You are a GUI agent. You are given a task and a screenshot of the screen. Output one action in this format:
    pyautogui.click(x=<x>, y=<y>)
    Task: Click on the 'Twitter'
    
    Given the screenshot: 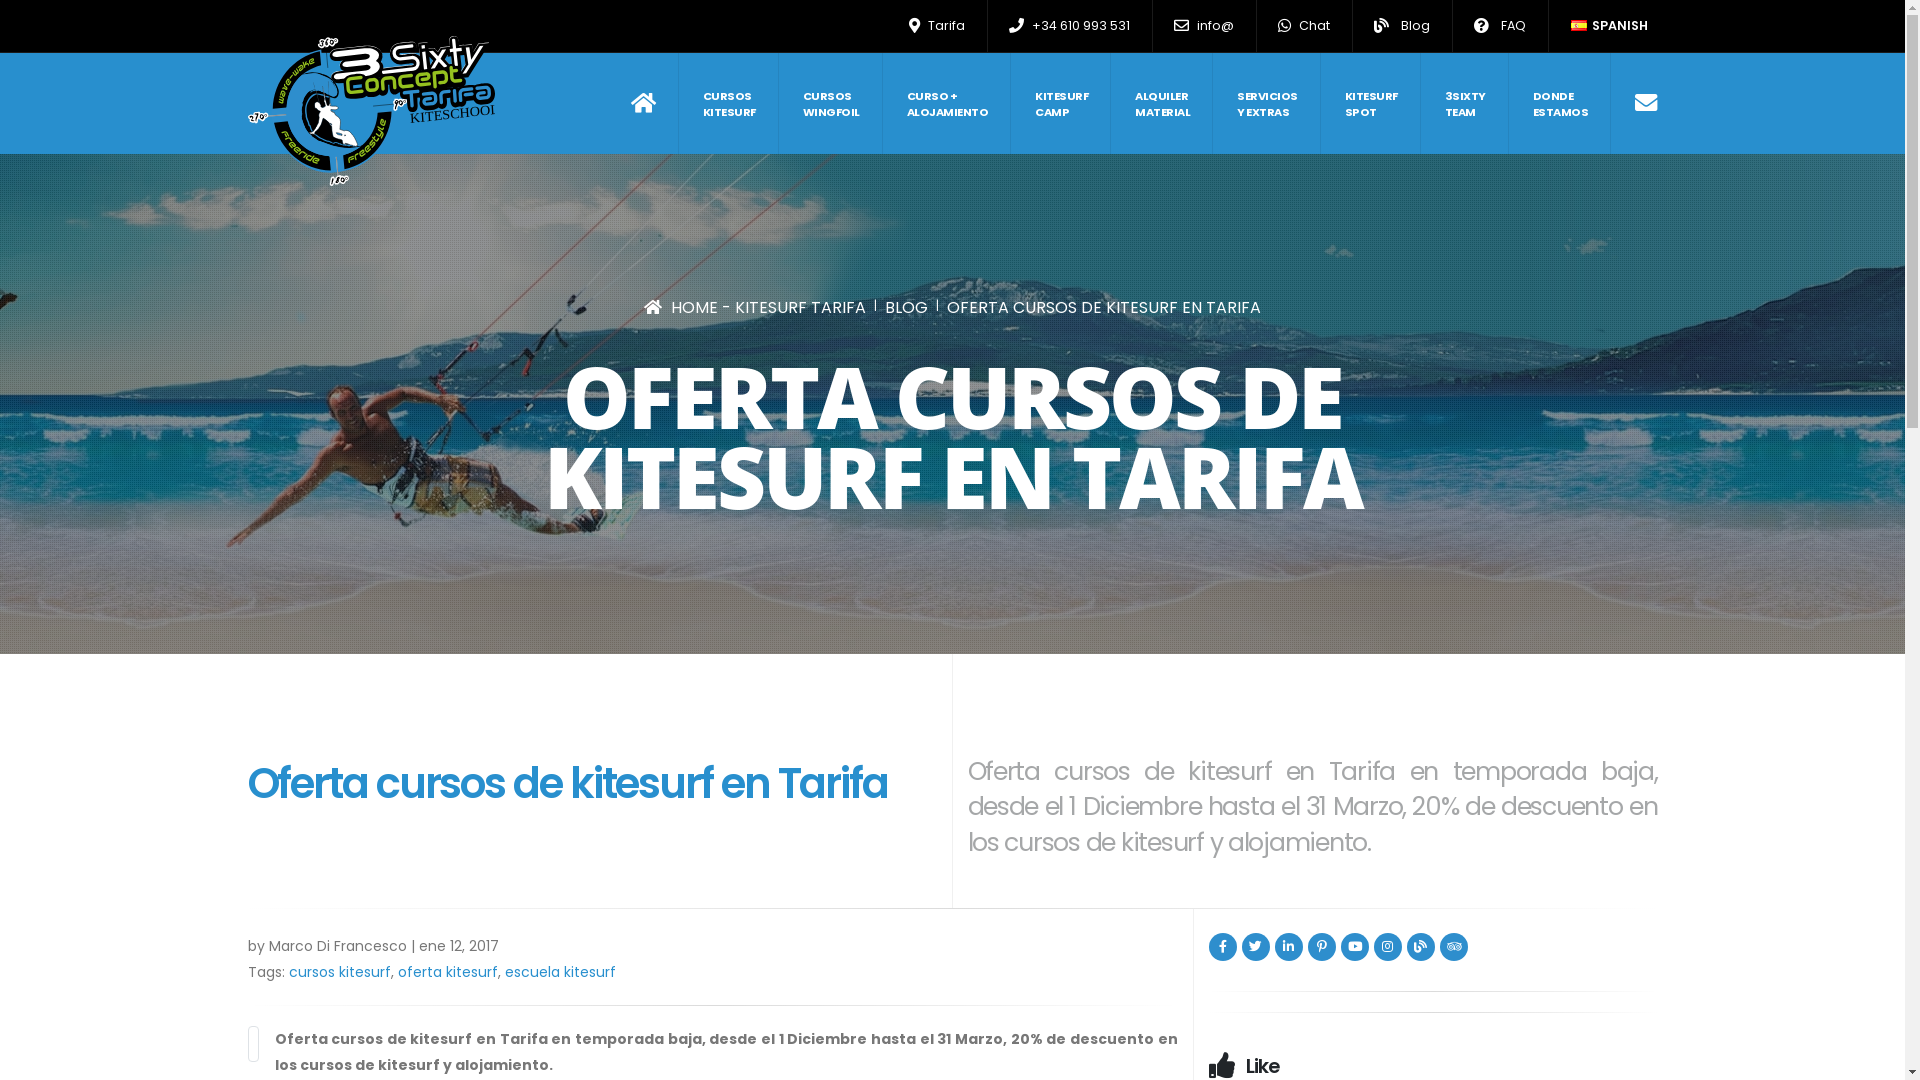 What is the action you would take?
    pyautogui.click(x=1255, y=946)
    